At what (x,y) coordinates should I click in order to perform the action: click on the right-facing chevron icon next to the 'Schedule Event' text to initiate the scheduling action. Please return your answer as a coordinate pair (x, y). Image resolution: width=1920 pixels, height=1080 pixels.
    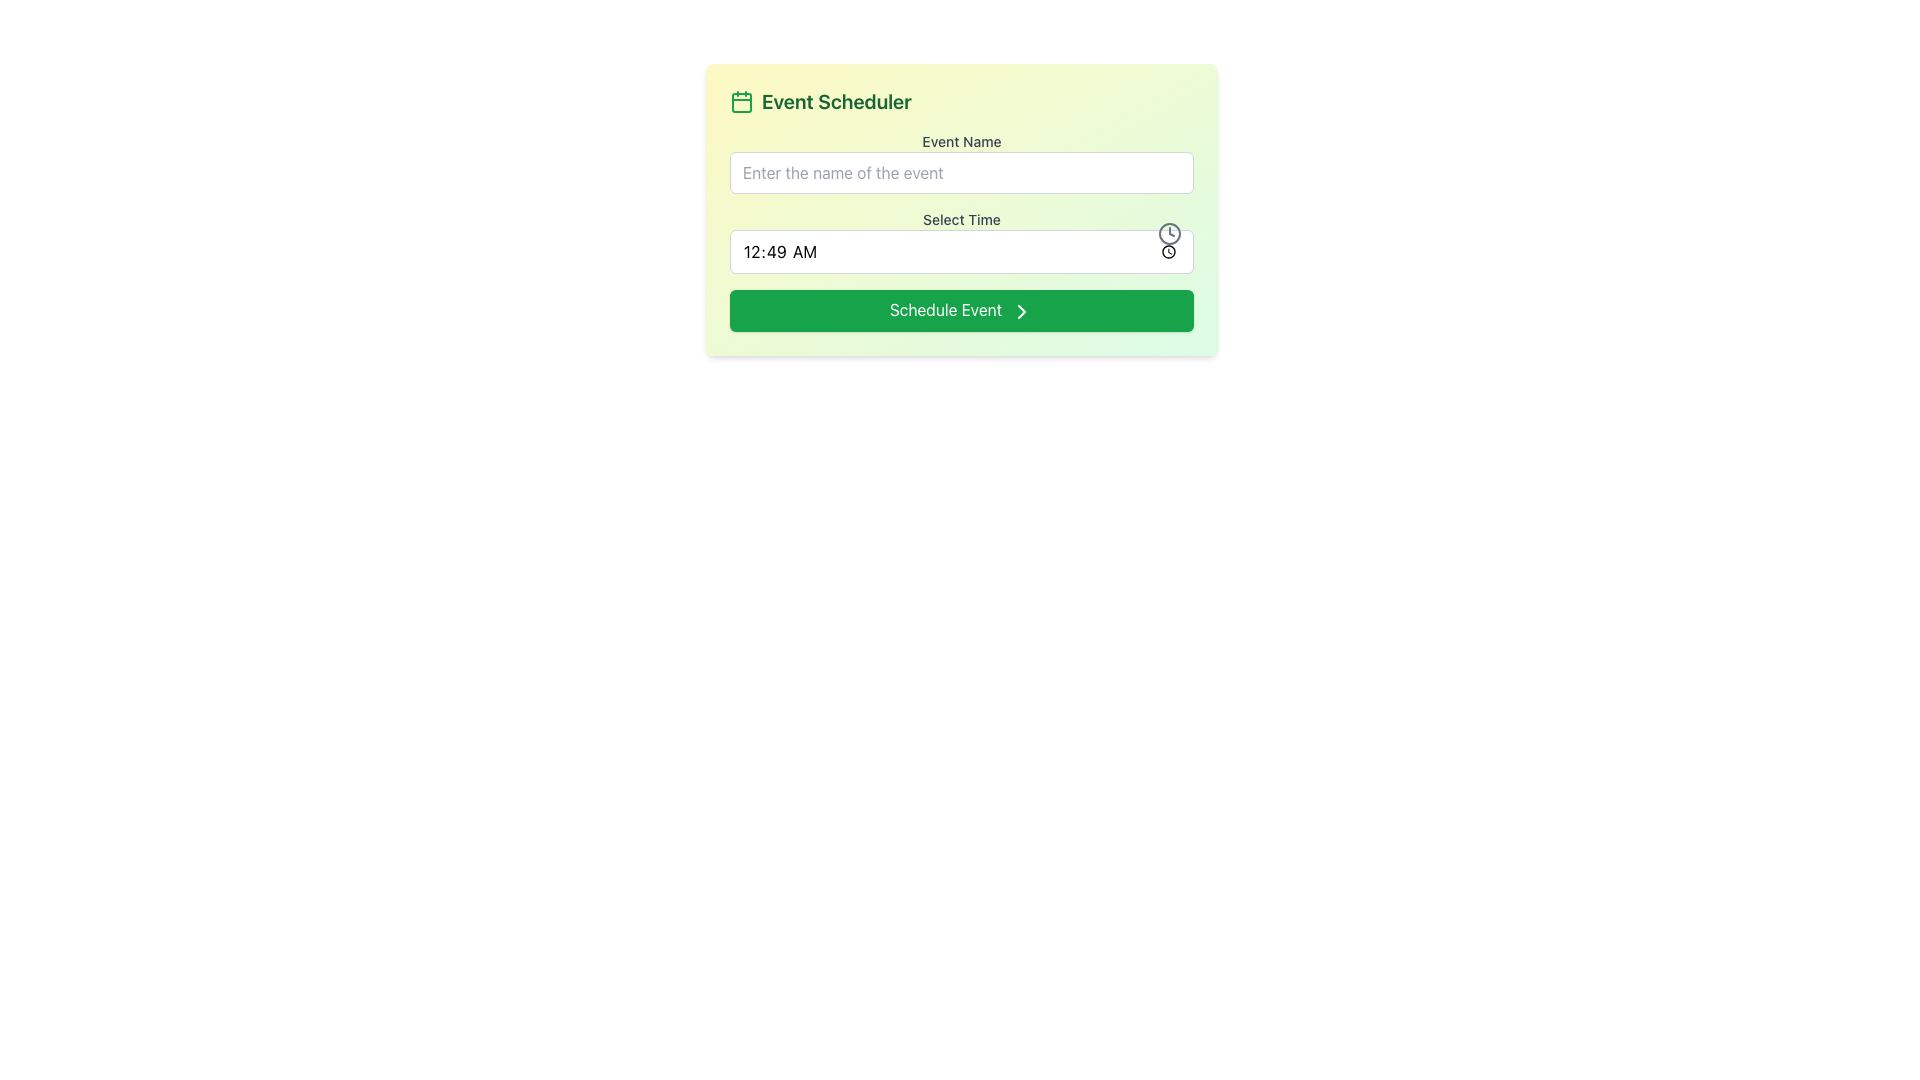
    Looking at the image, I should click on (1022, 311).